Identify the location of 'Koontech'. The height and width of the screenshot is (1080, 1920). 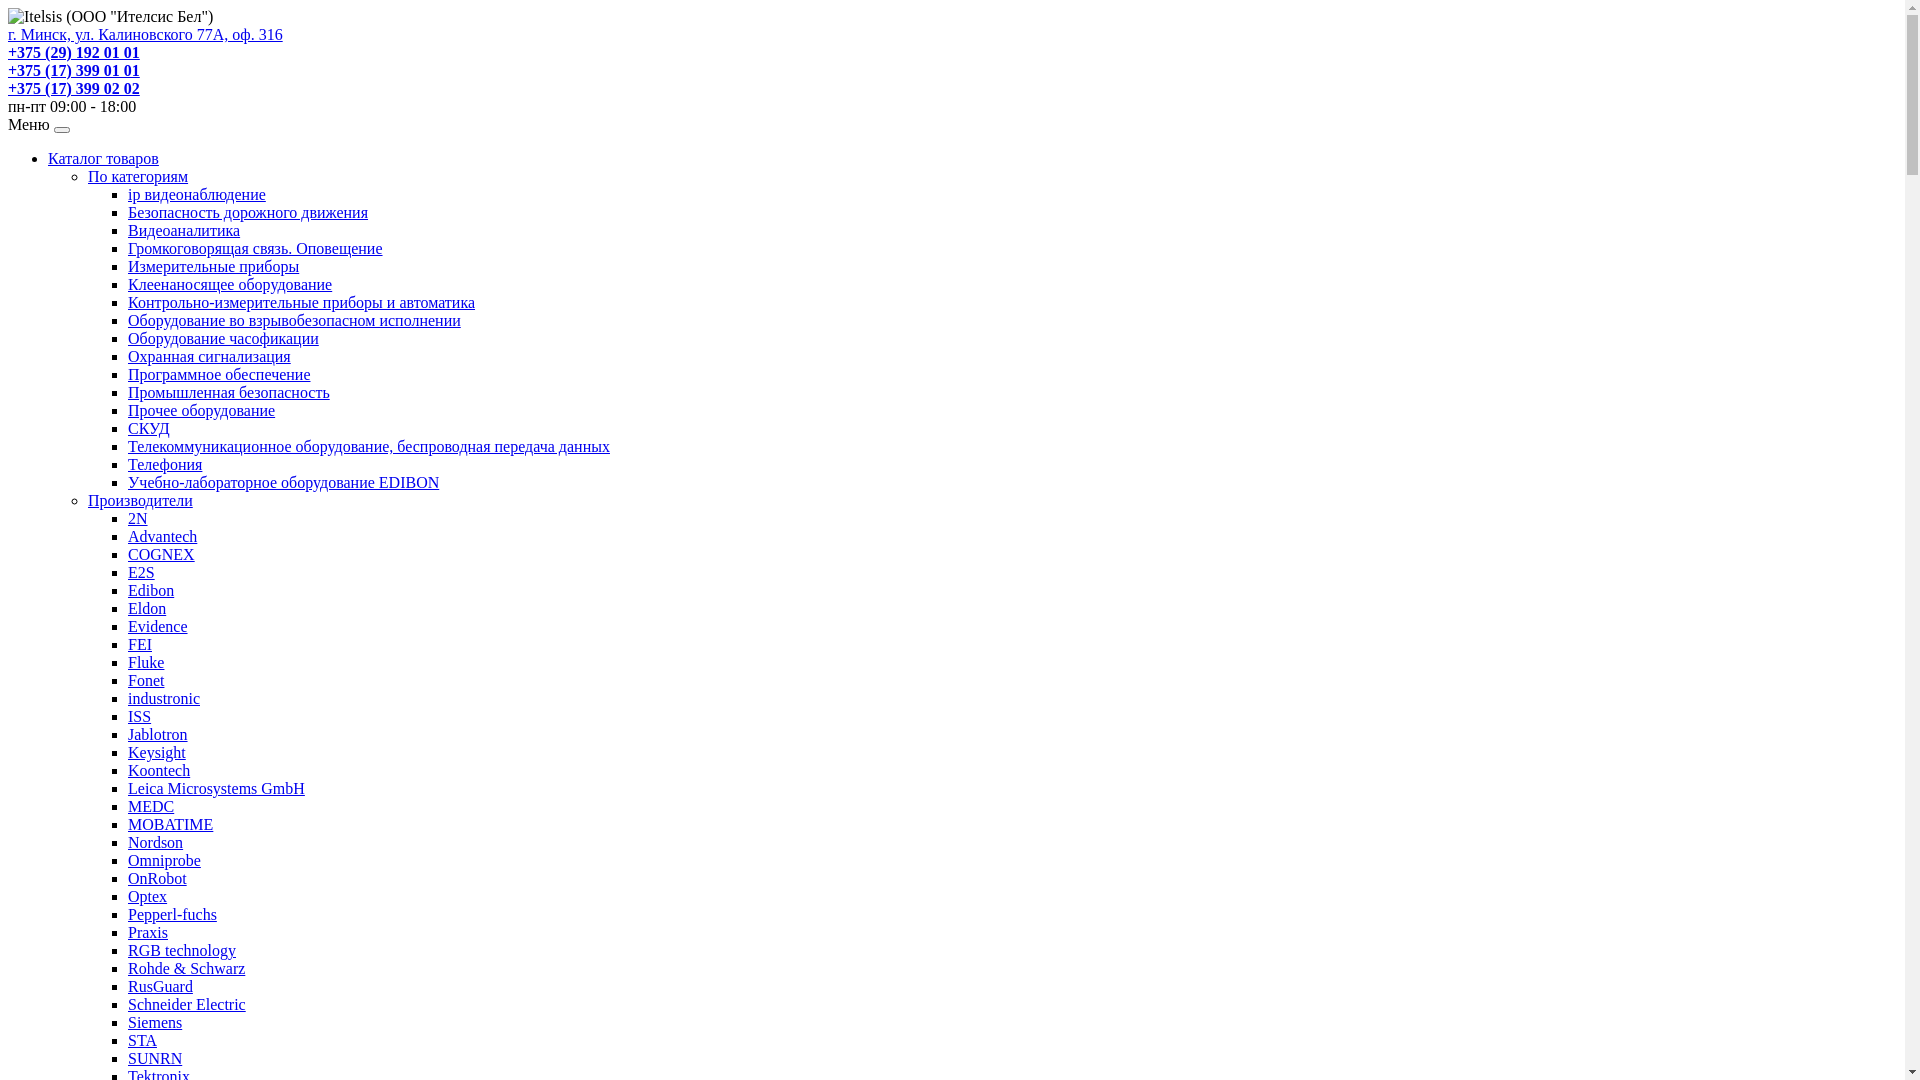
(157, 769).